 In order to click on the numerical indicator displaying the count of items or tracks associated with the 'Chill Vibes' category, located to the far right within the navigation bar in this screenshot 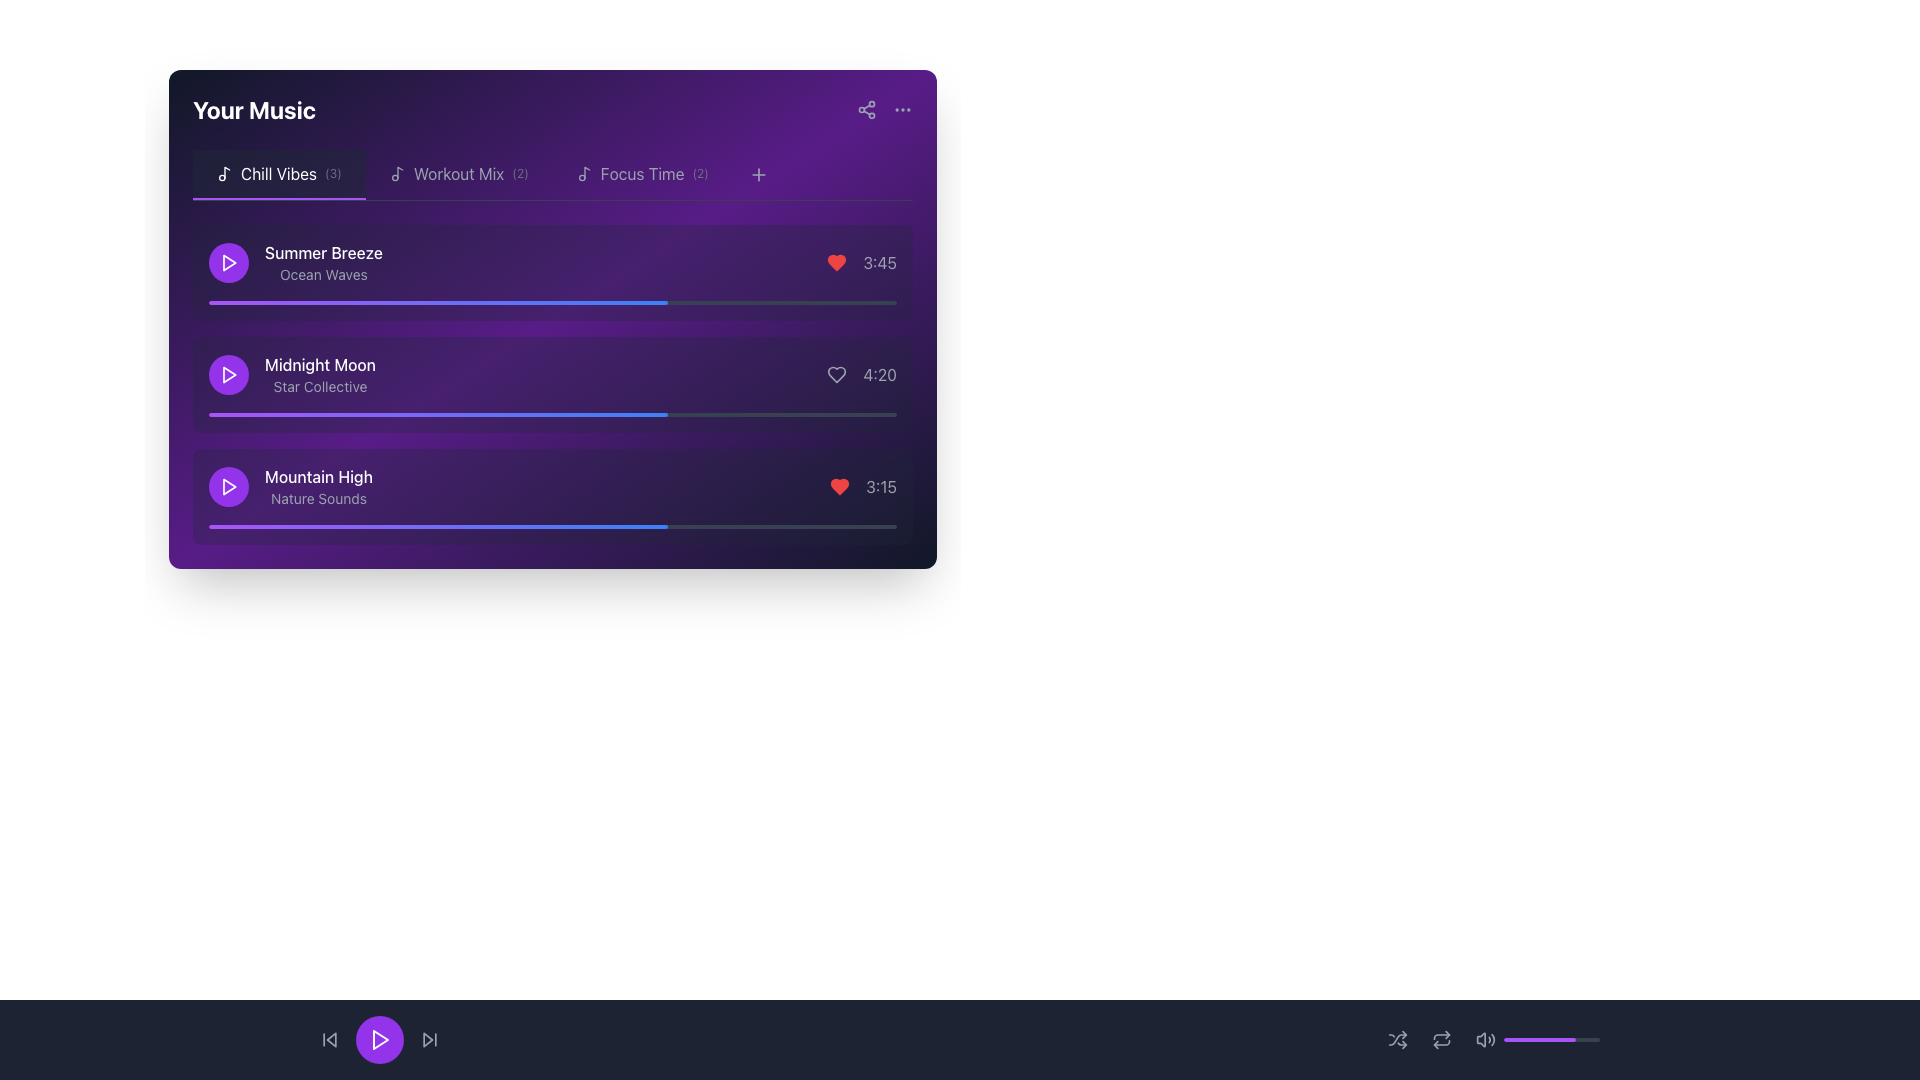, I will do `click(333, 172)`.